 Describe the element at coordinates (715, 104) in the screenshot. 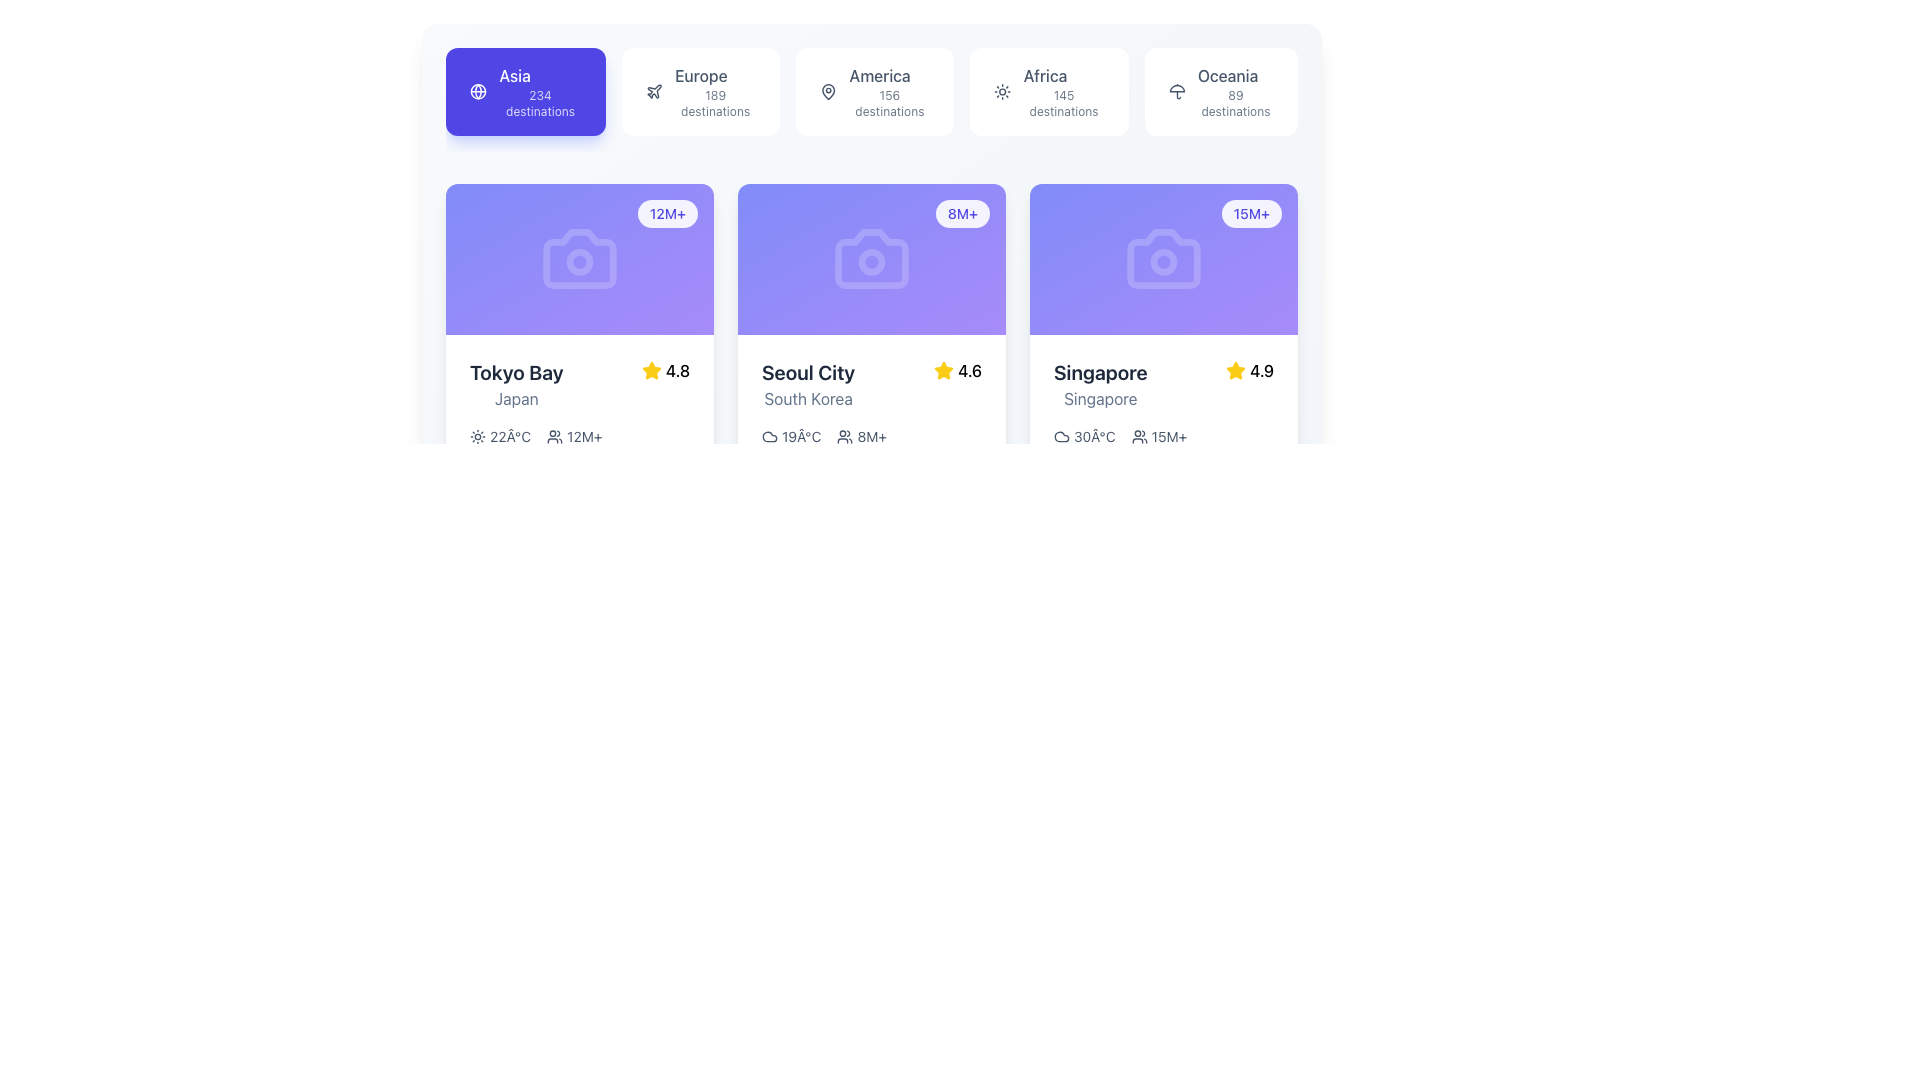

I see `the text label that reads '189 destinations', which is styled with a small font size and light opacity, located directly below the bolder text 'Europe'` at that location.